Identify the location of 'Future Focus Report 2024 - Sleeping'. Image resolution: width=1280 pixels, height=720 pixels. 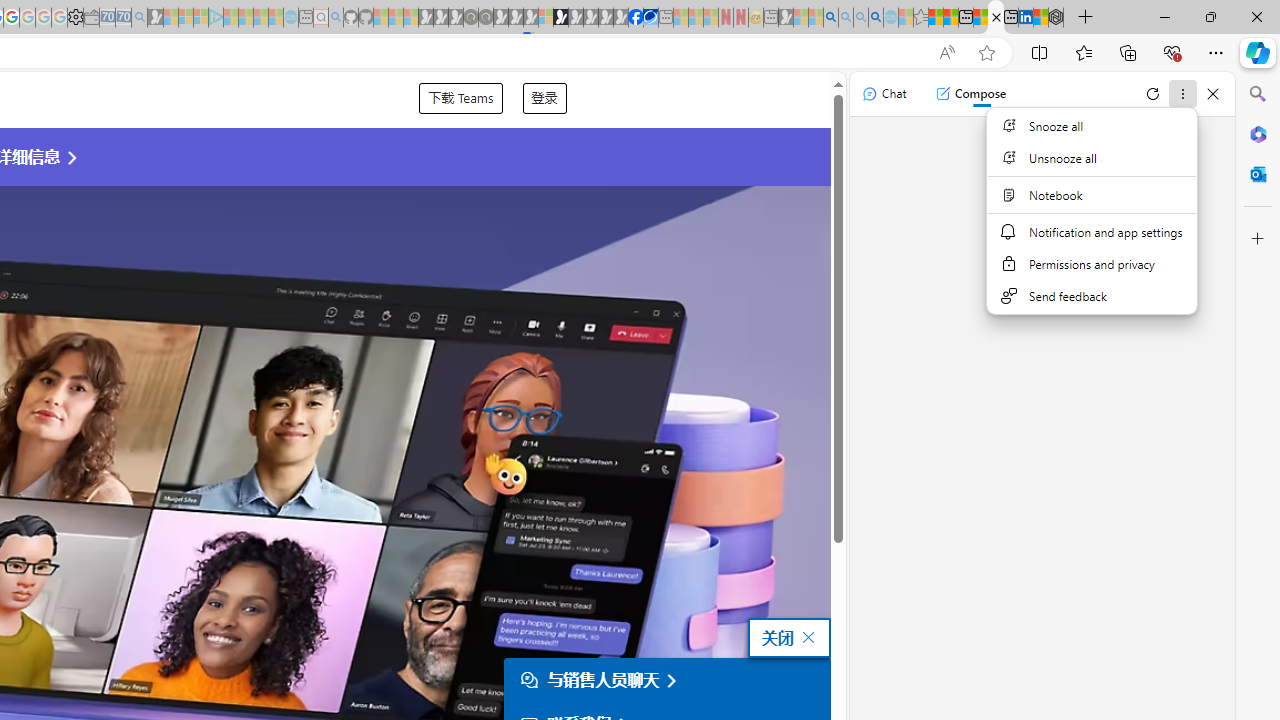
(485, 17).